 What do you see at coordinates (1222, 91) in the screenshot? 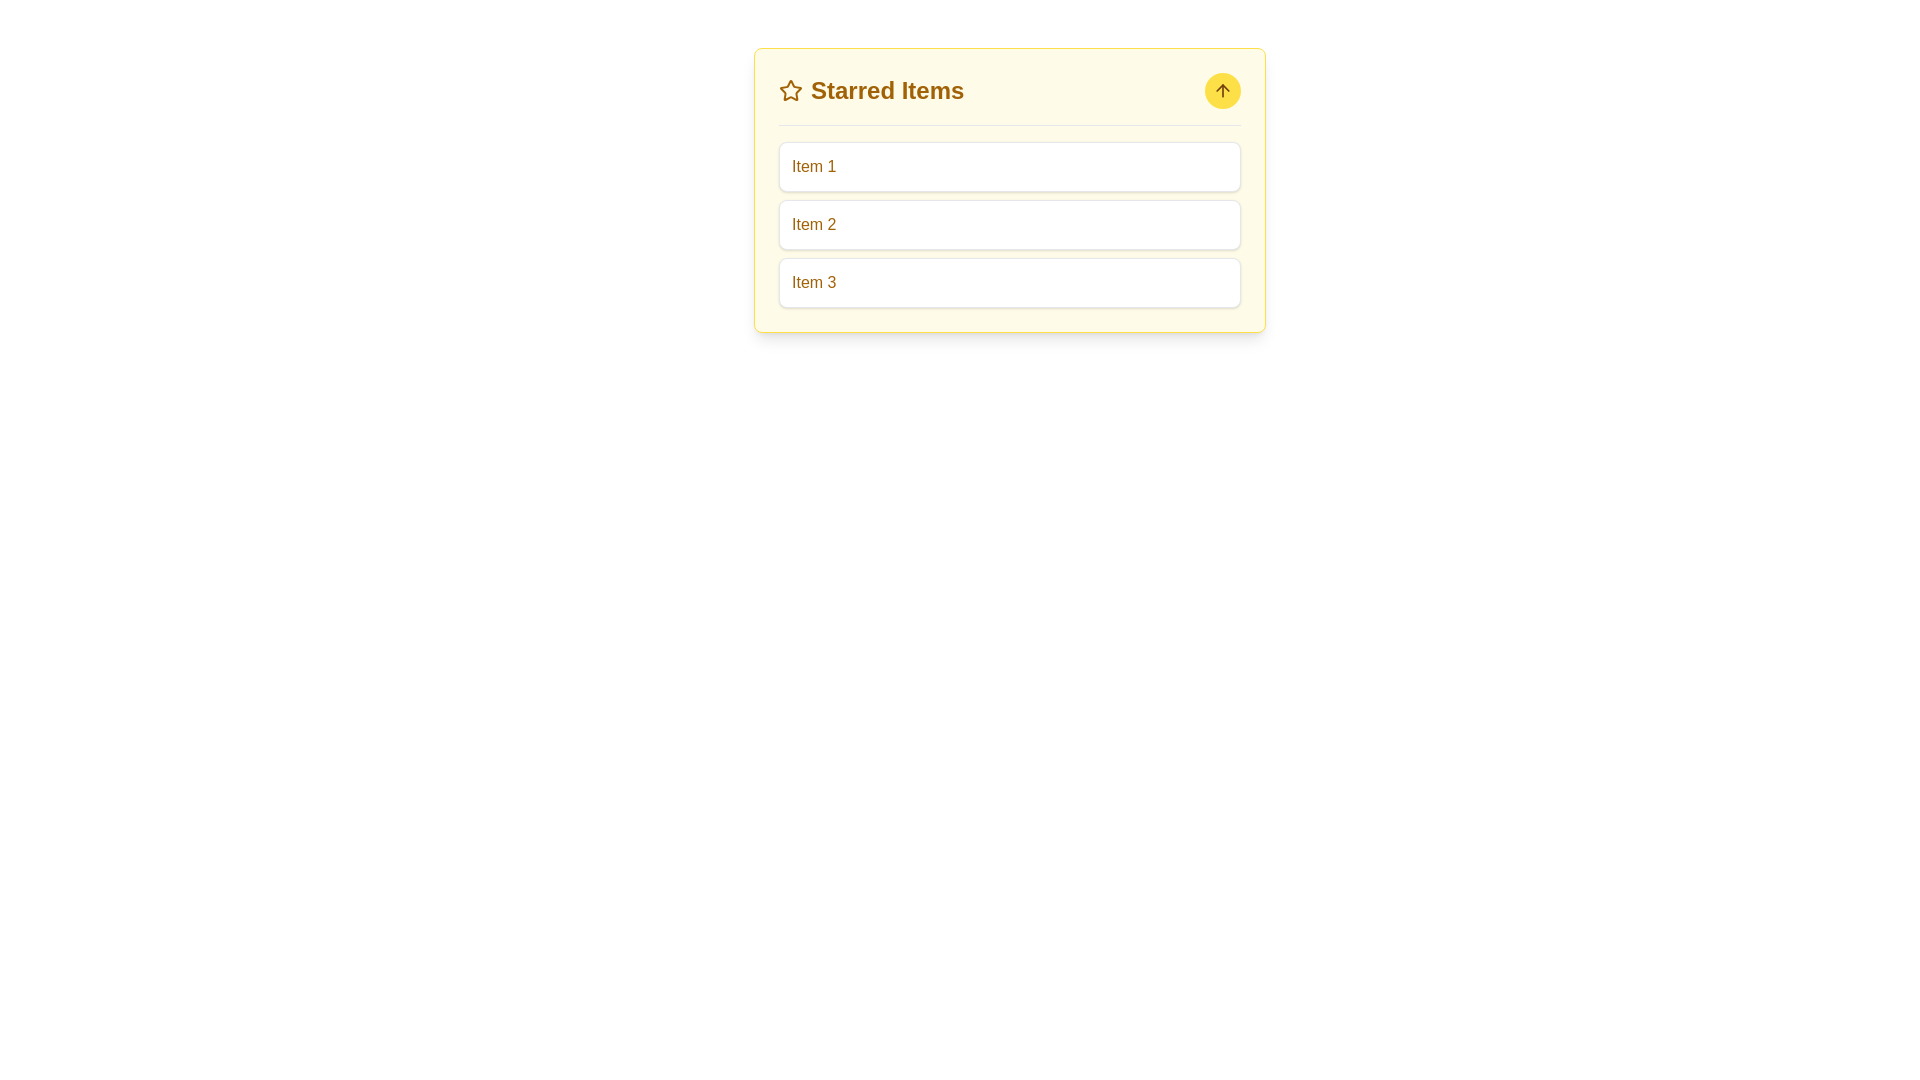
I see `the upward-pointing arrow icon within the circular yellow button located in the top-right corner of the 'Starred Items' card` at bounding box center [1222, 91].